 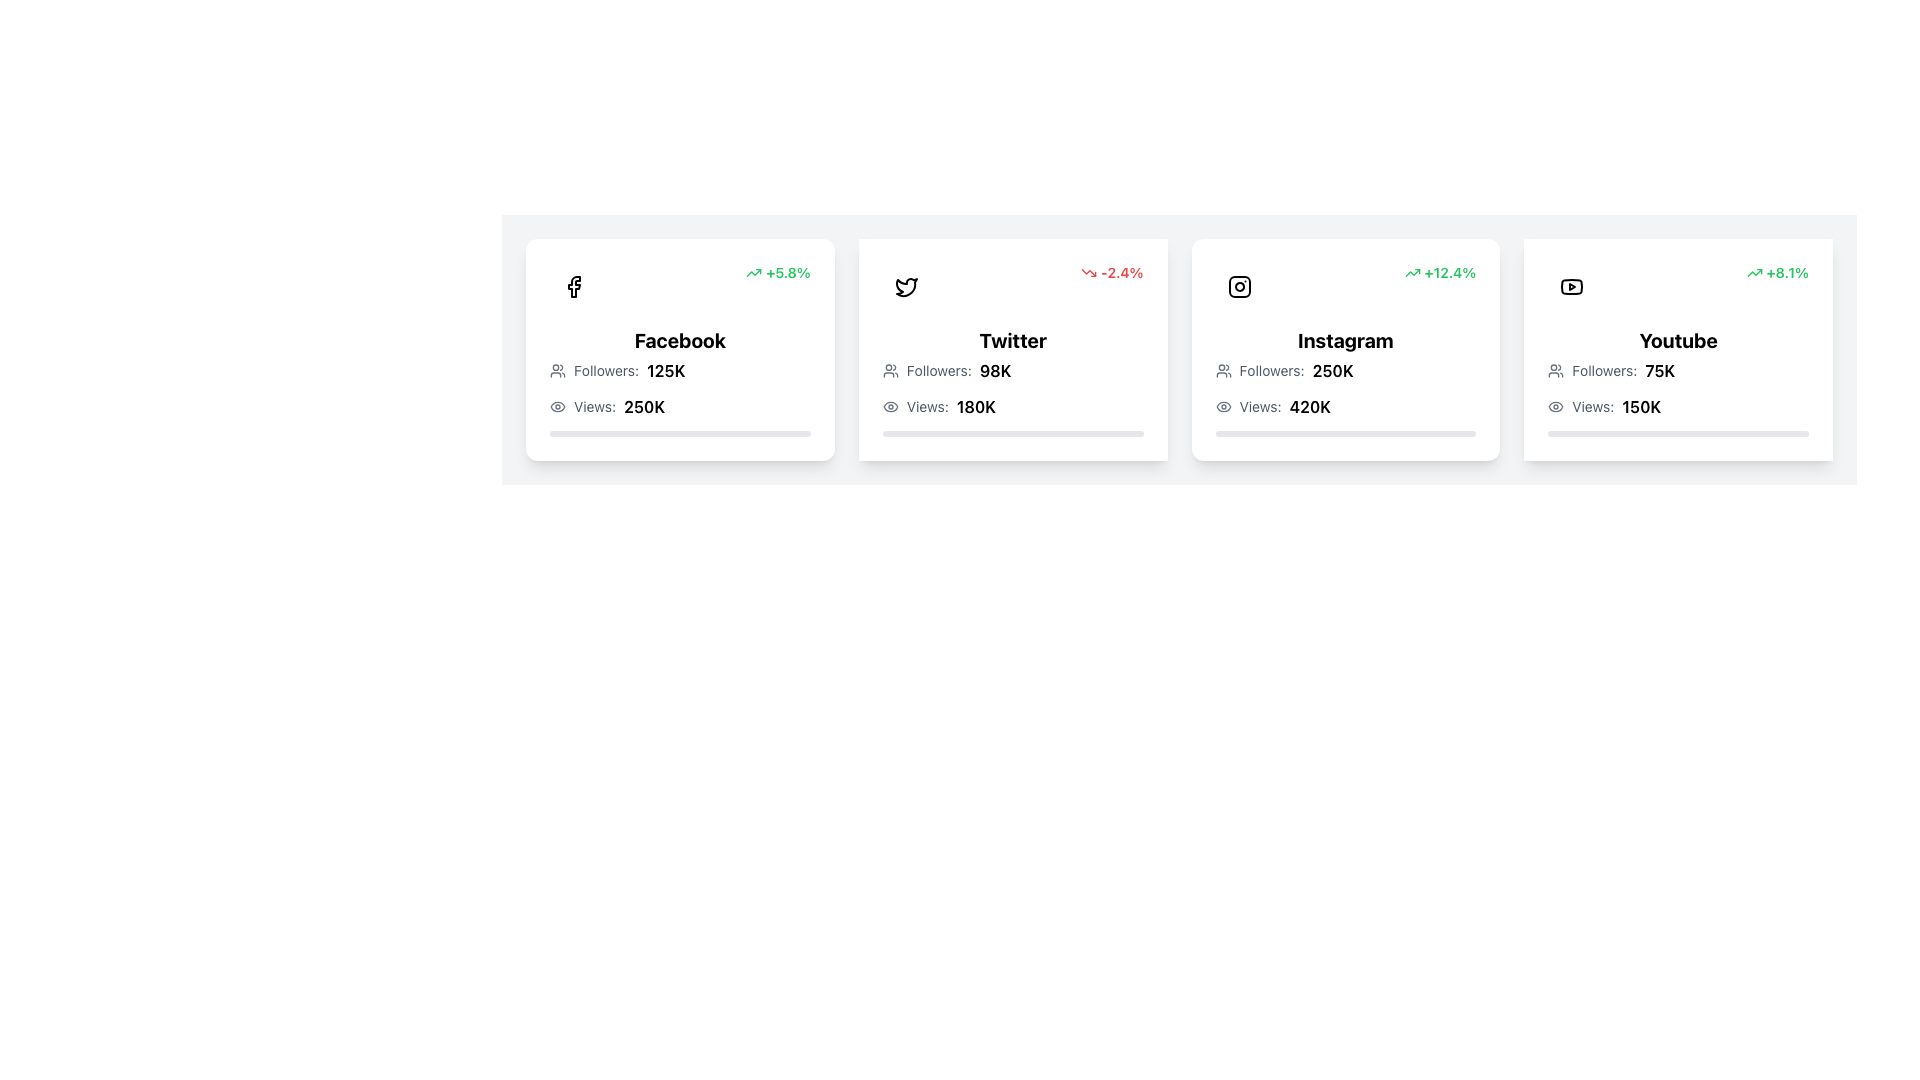 I want to click on the followers count icon located within the 'Youtube' card, which is directly to the left of the 'Followers: 75K' text, so click(x=1555, y=370).